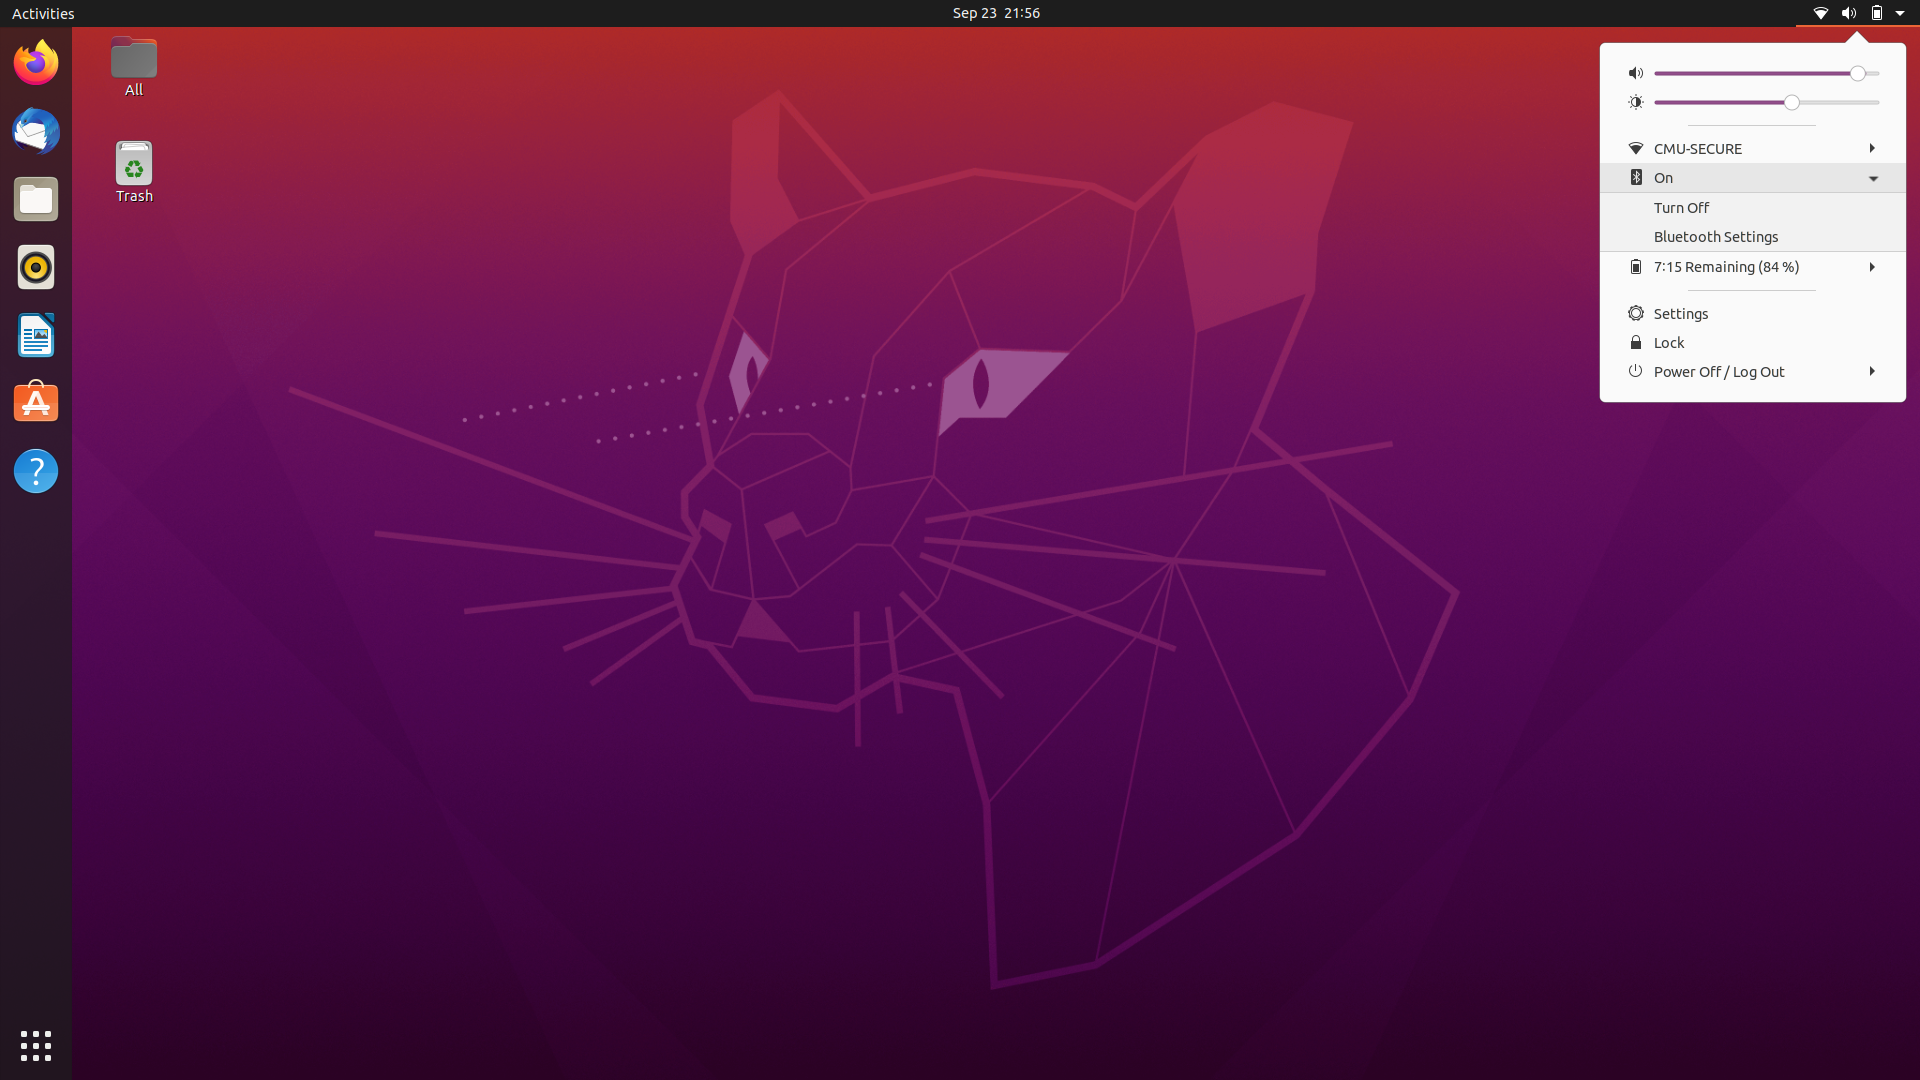 This screenshot has width=1920, height=1080. I want to click on Files, so click(34, 197).